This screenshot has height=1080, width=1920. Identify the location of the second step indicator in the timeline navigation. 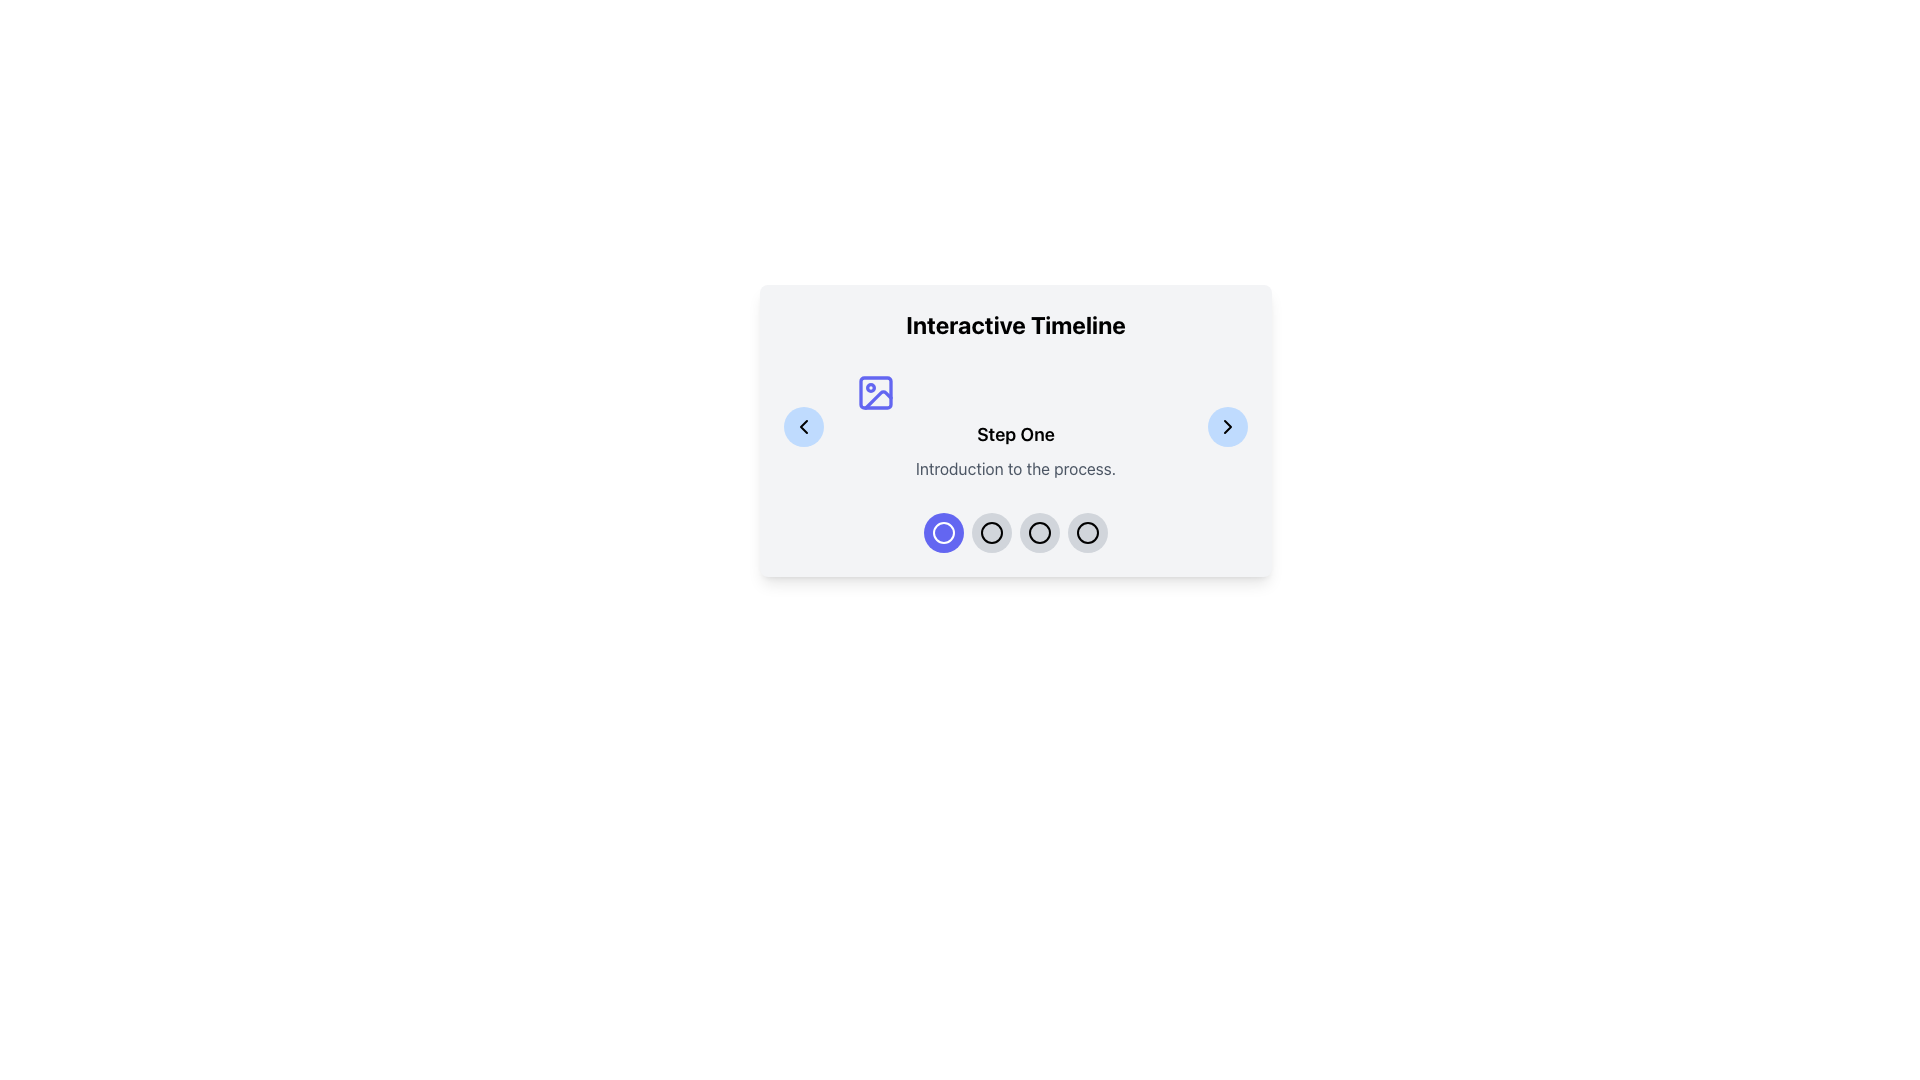
(1040, 531).